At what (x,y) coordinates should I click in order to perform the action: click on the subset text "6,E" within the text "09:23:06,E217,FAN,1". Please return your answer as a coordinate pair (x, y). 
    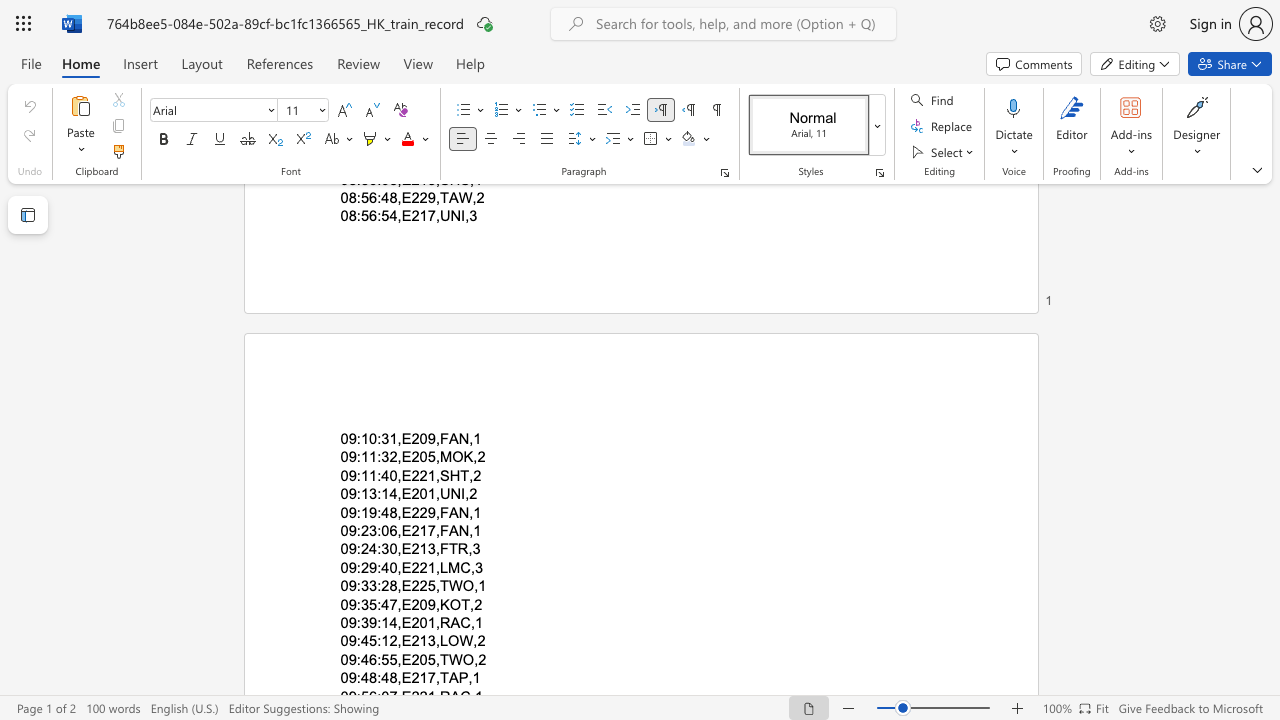
    Looking at the image, I should click on (389, 530).